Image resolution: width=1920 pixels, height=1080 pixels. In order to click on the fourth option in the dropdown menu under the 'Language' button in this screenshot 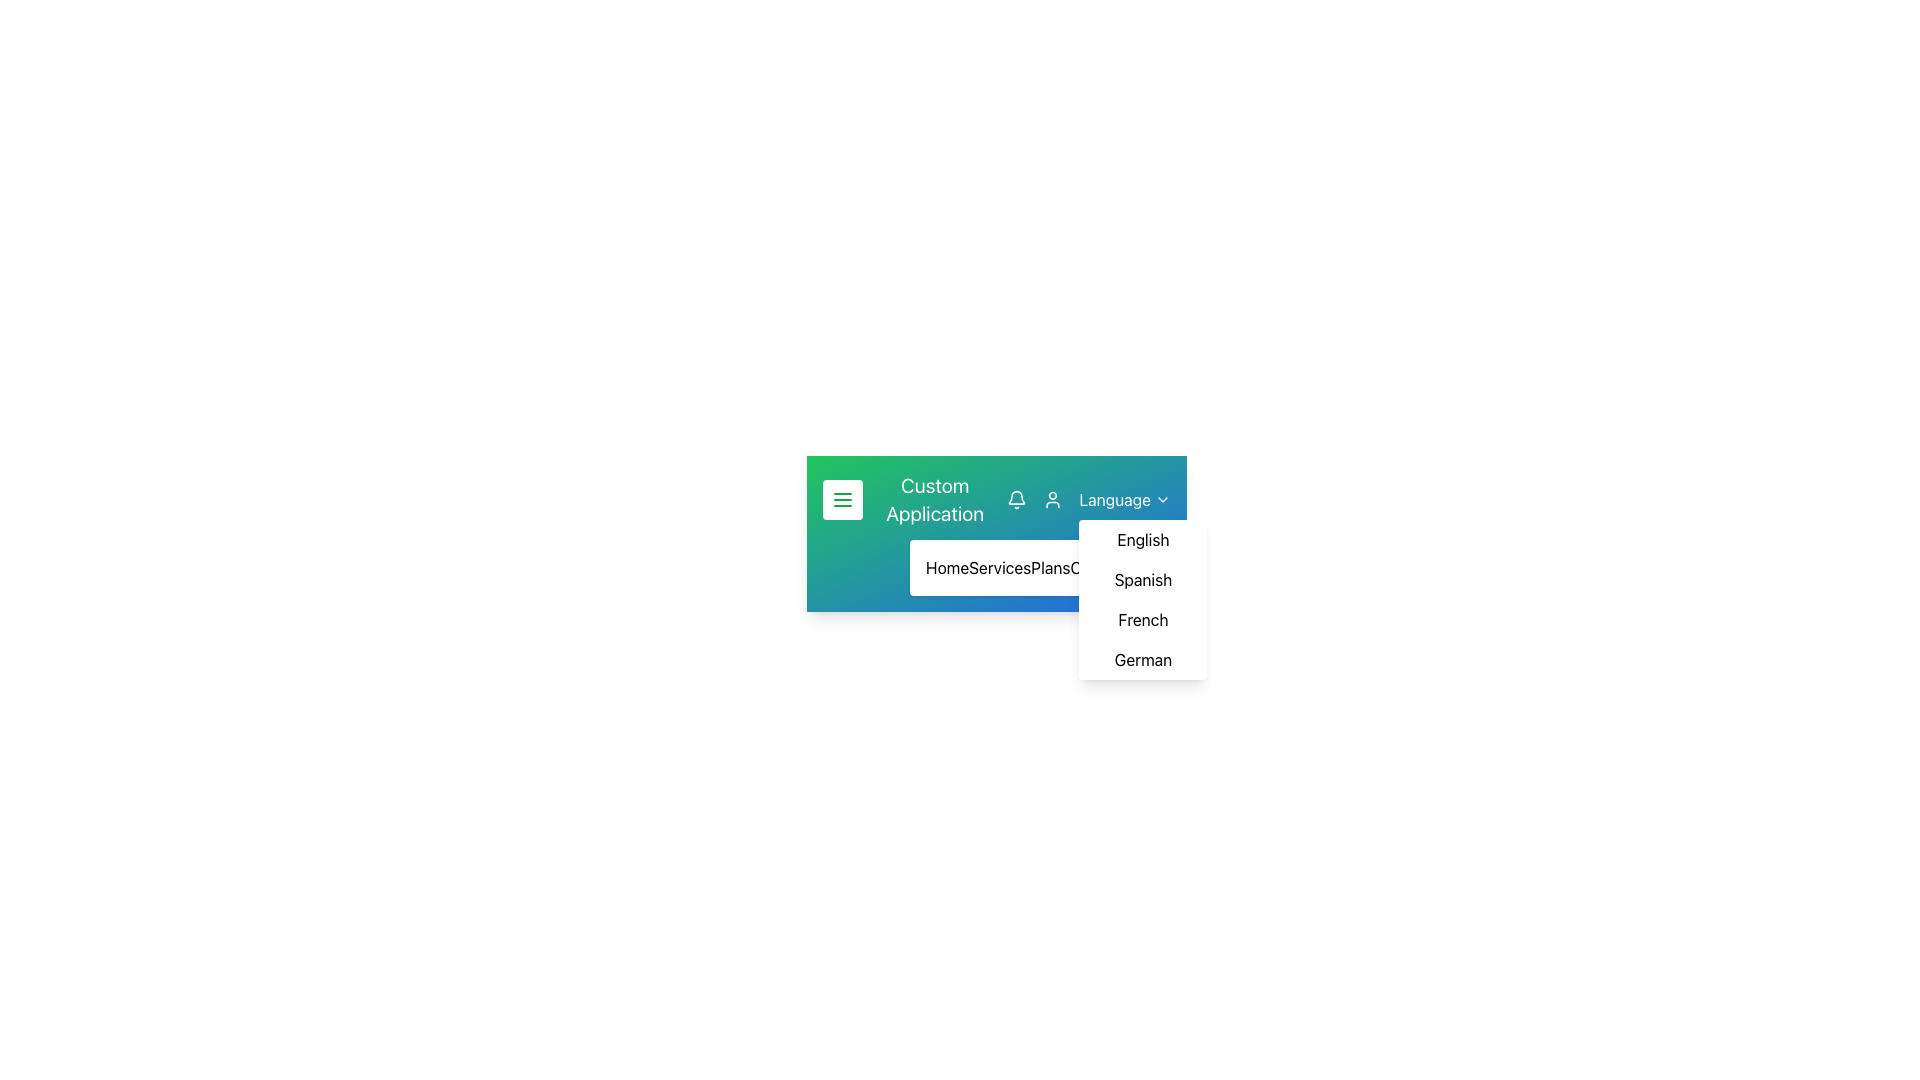, I will do `click(1143, 659)`.